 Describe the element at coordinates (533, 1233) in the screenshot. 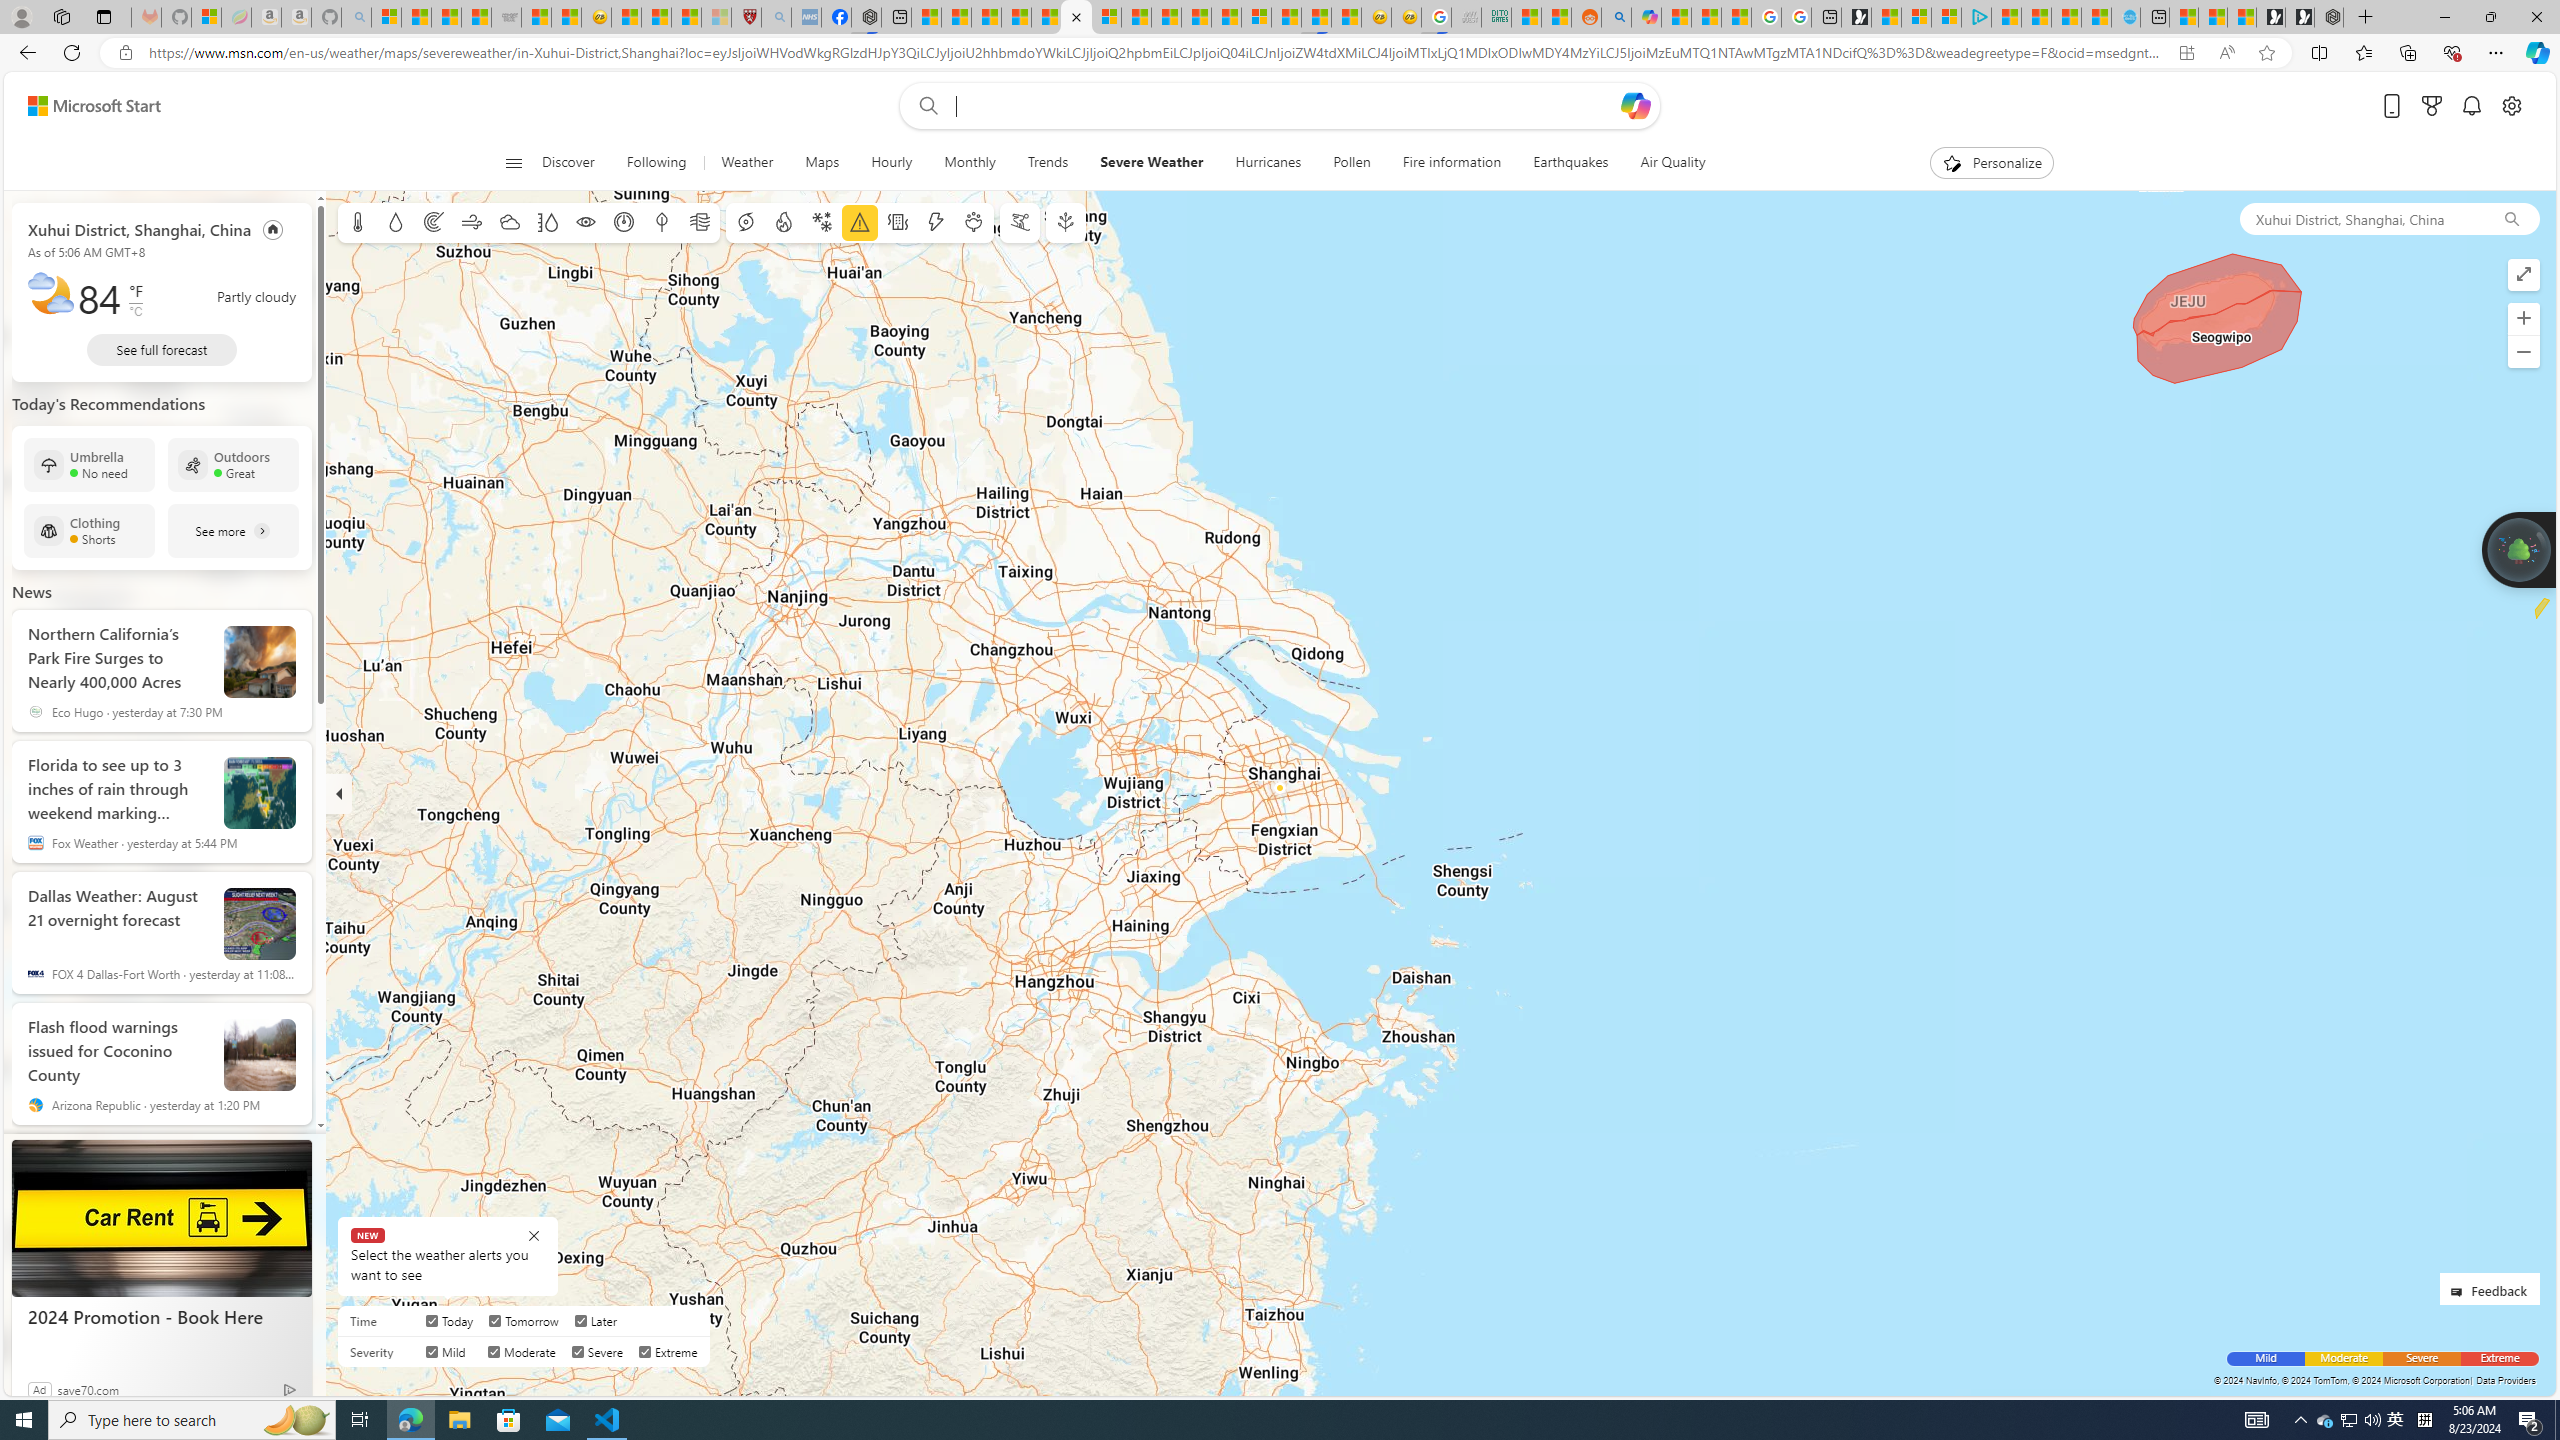

I see `'Class: BubbleMessageCloseIcon-DS-EntryPoint1-1'` at that location.